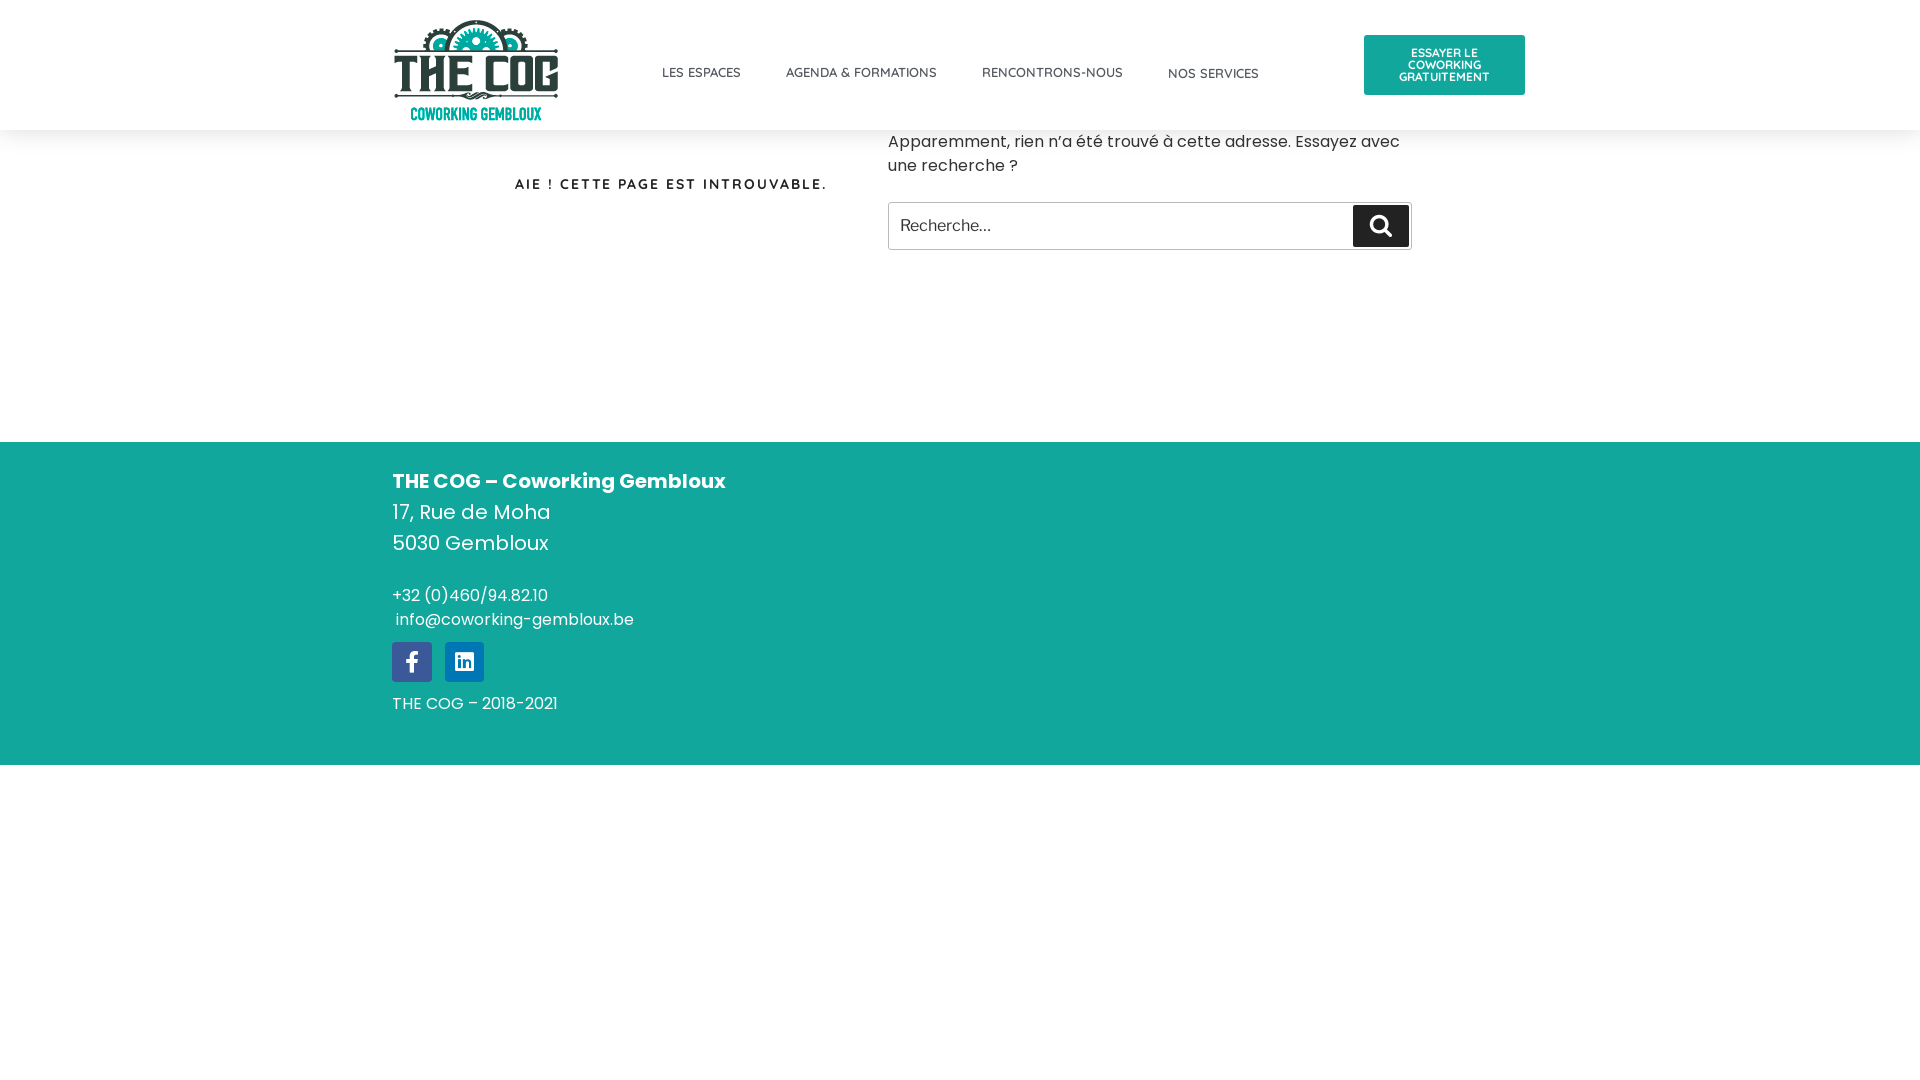 The height and width of the screenshot is (1080, 1920). Describe the element at coordinates (469, 594) in the screenshot. I see `'+32 (0)460/94.82.10'` at that location.